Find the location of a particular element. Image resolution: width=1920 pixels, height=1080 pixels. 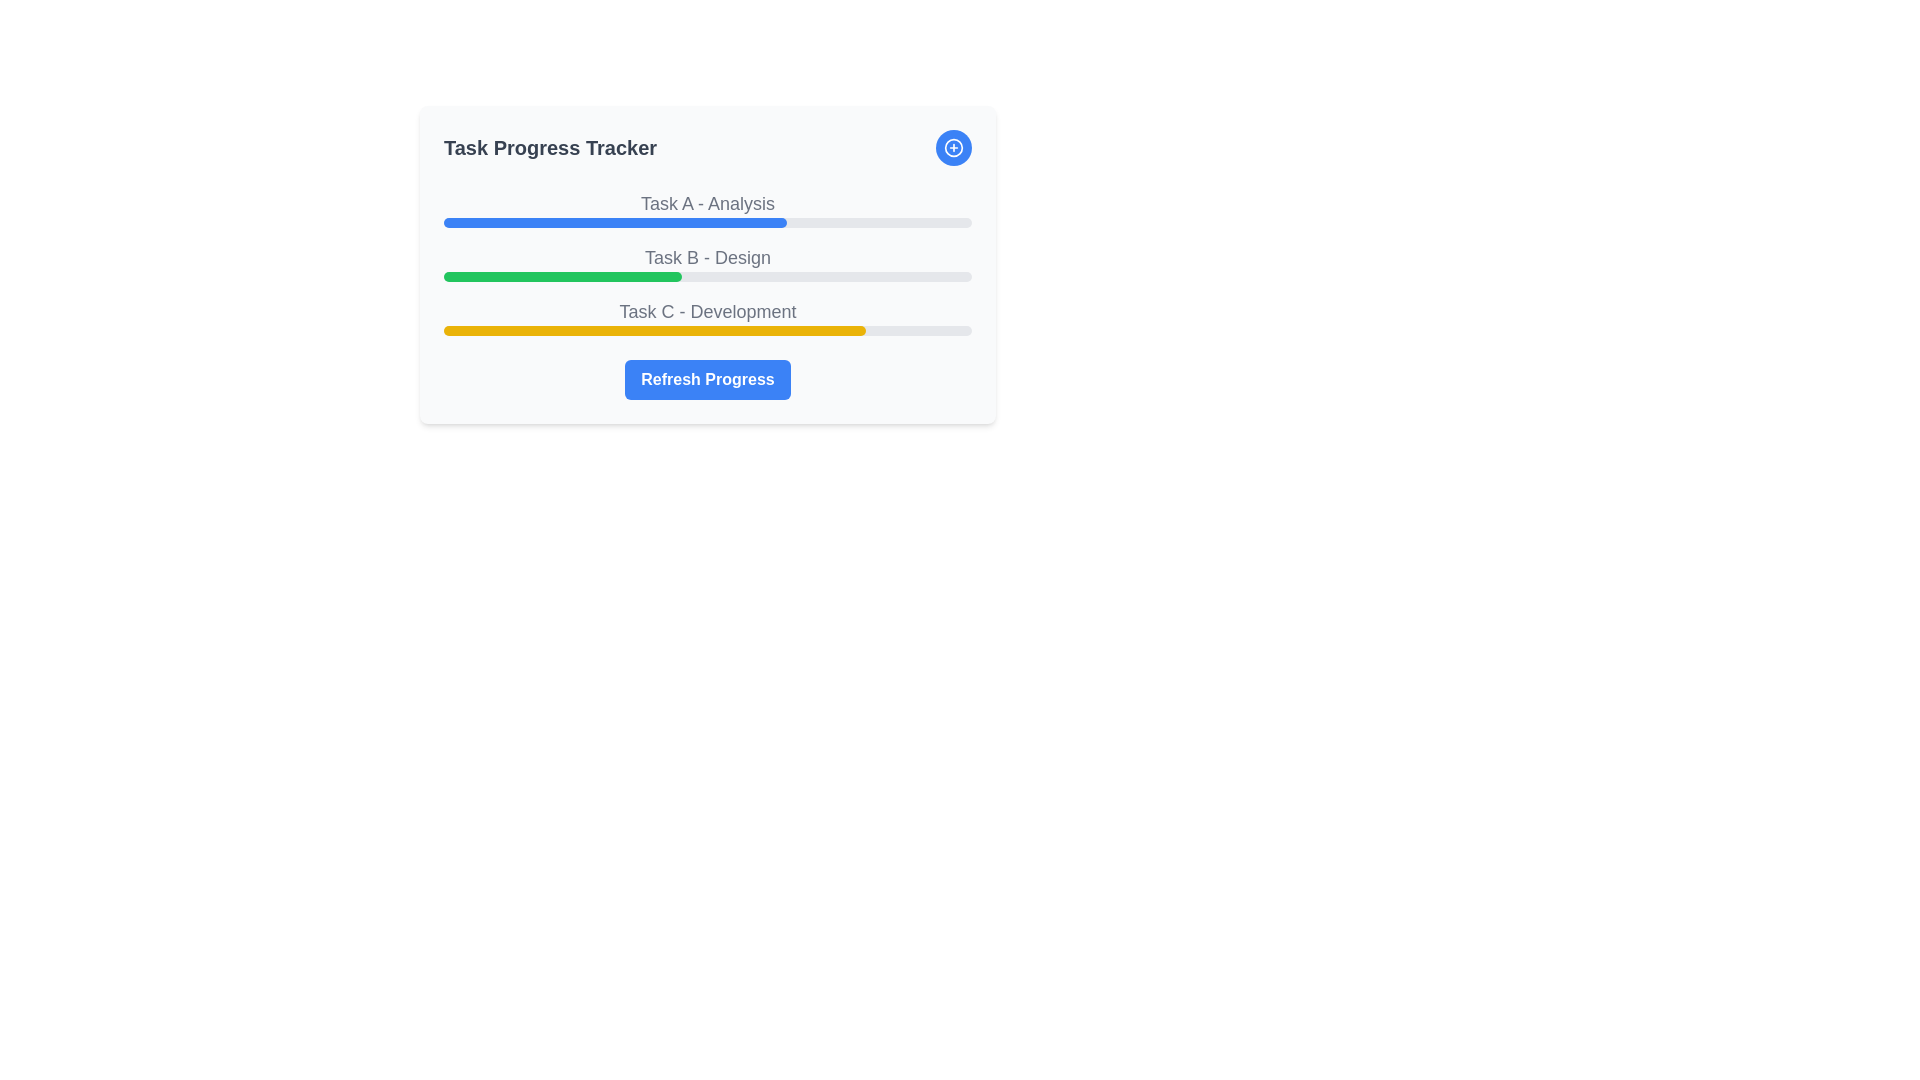

the visual progress bar segment indicating the progress of 'Task B - Design', which is approximately 45% complete is located at coordinates (561, 277).